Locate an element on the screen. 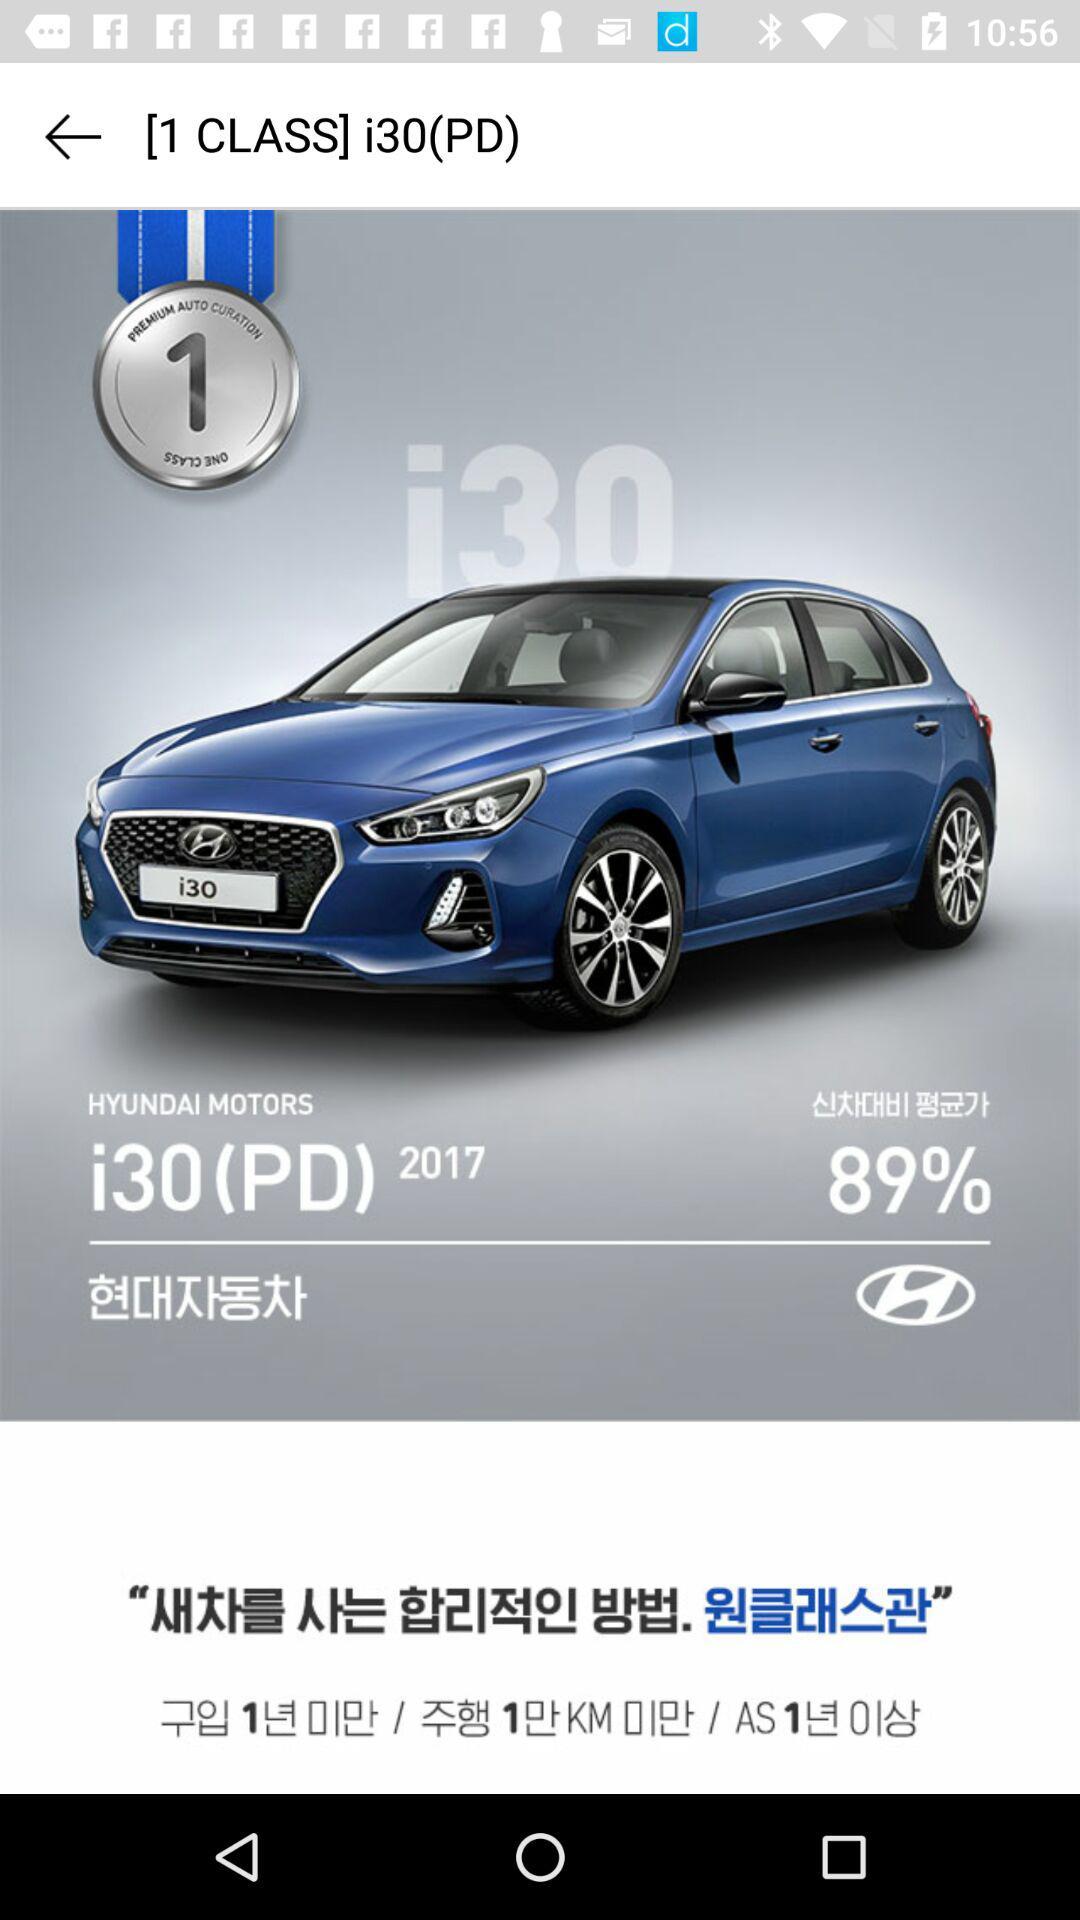 The height and width of the screenshot is (1920, 1080). go back is located at coordinates (71, 135).